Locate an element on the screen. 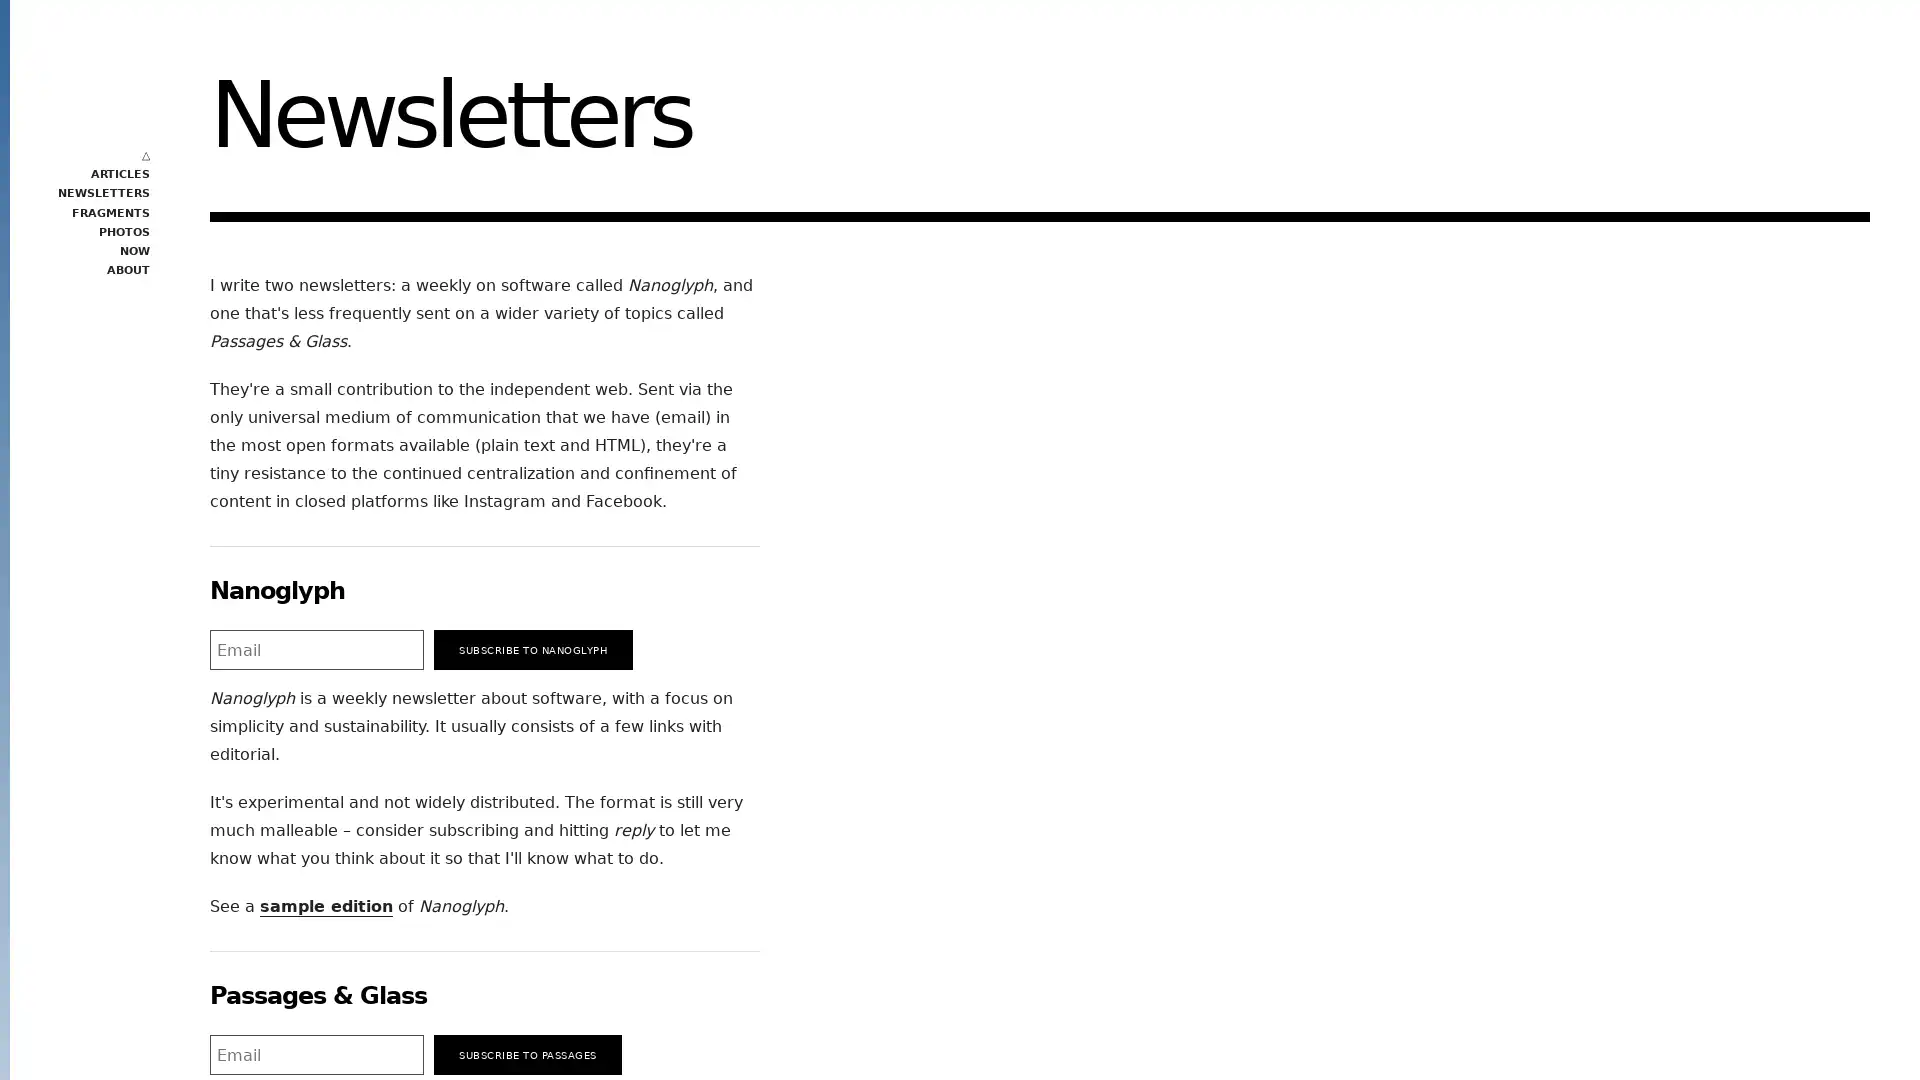  Subscribe to Nanoglyph is located at coordinates (533, 650).